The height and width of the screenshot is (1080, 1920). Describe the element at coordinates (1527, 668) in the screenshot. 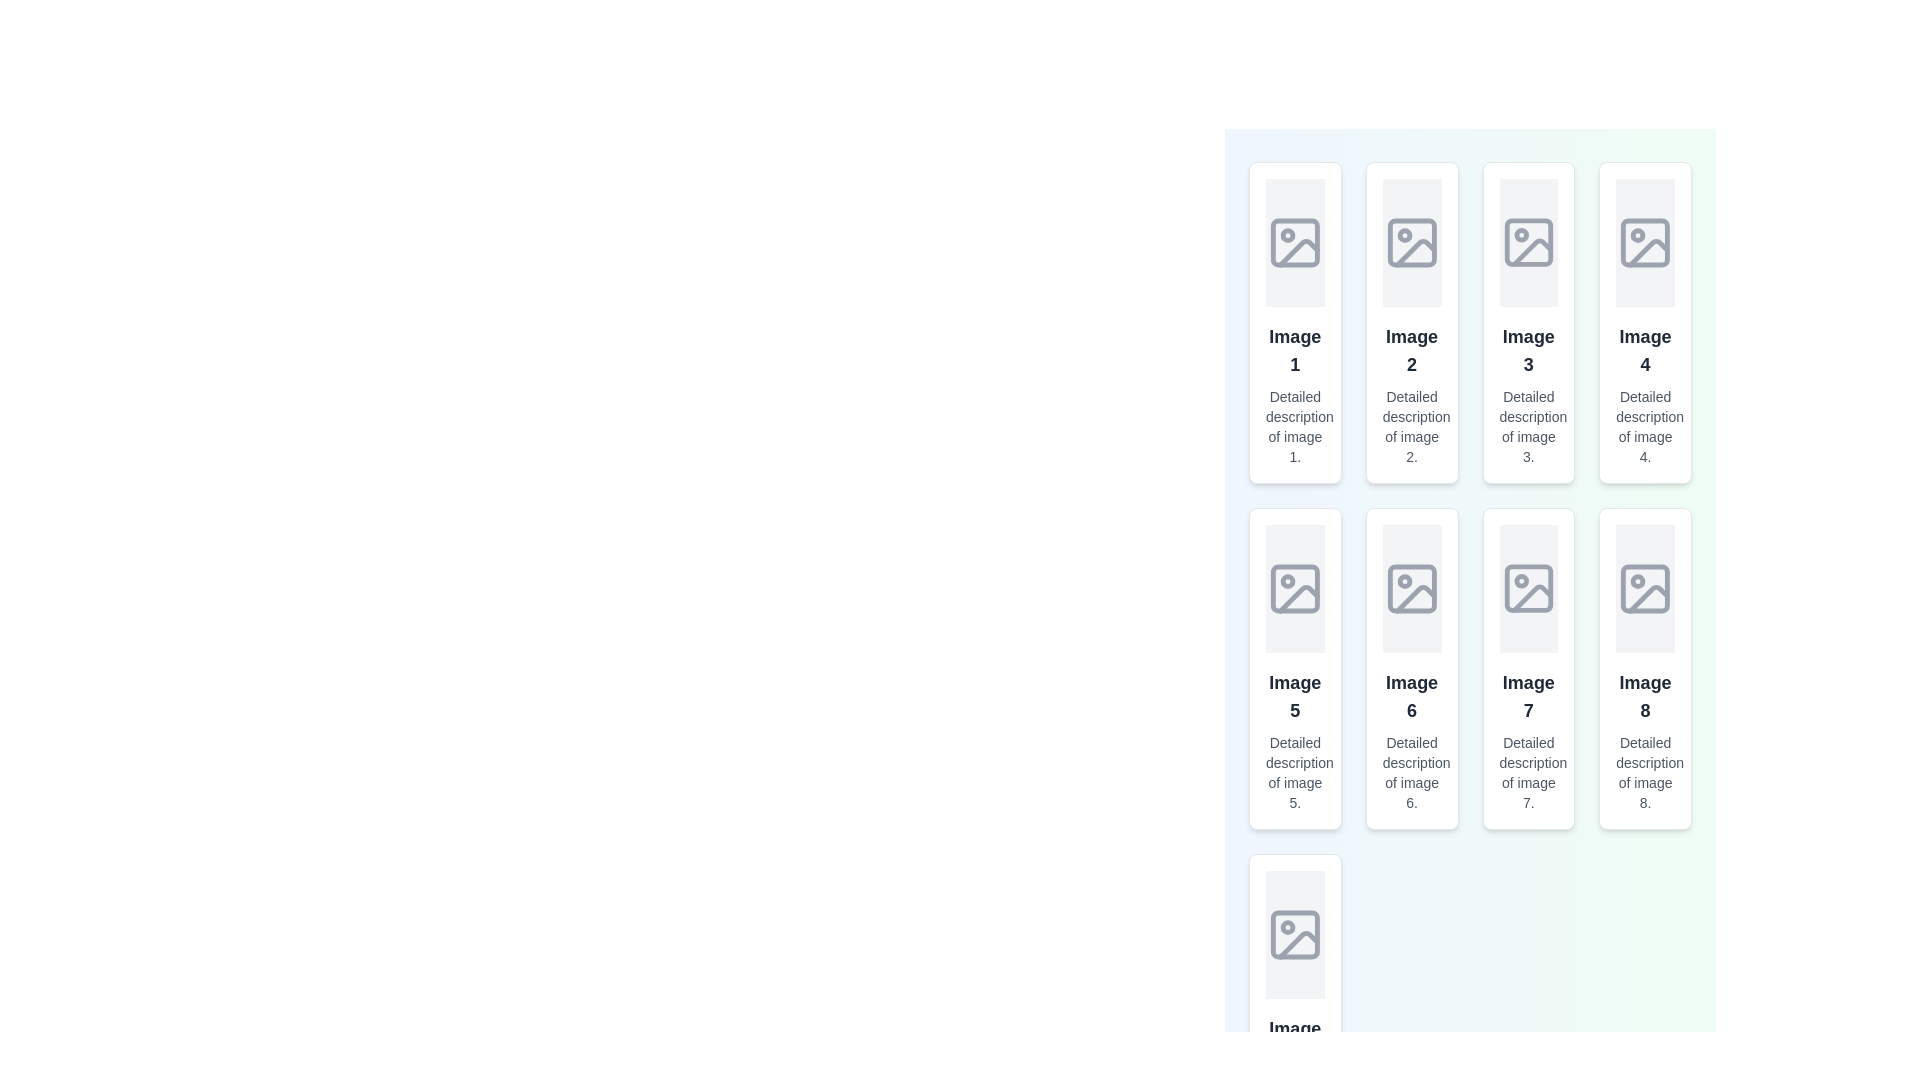

I see `to interact with the Image preview card displaying 'Image 7', which is located in the third row and third column of the grid layout` at that location.